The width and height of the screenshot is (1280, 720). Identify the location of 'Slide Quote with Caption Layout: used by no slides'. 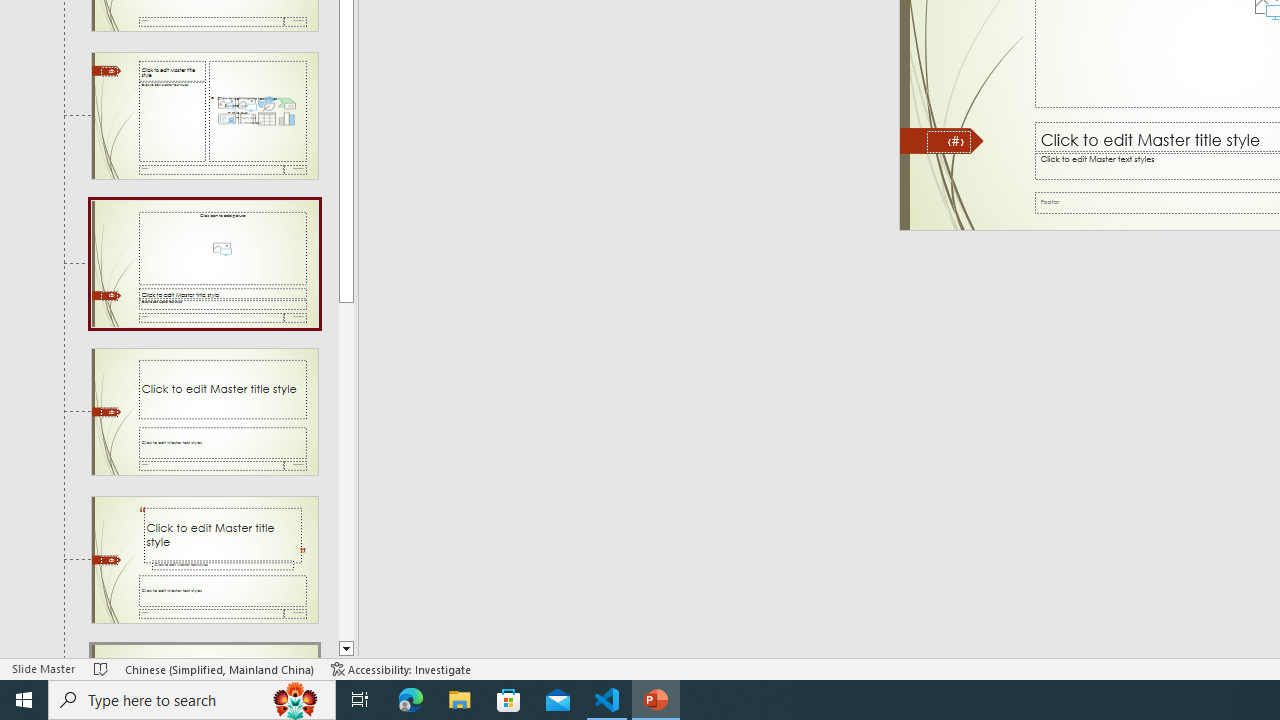
(204, 559).